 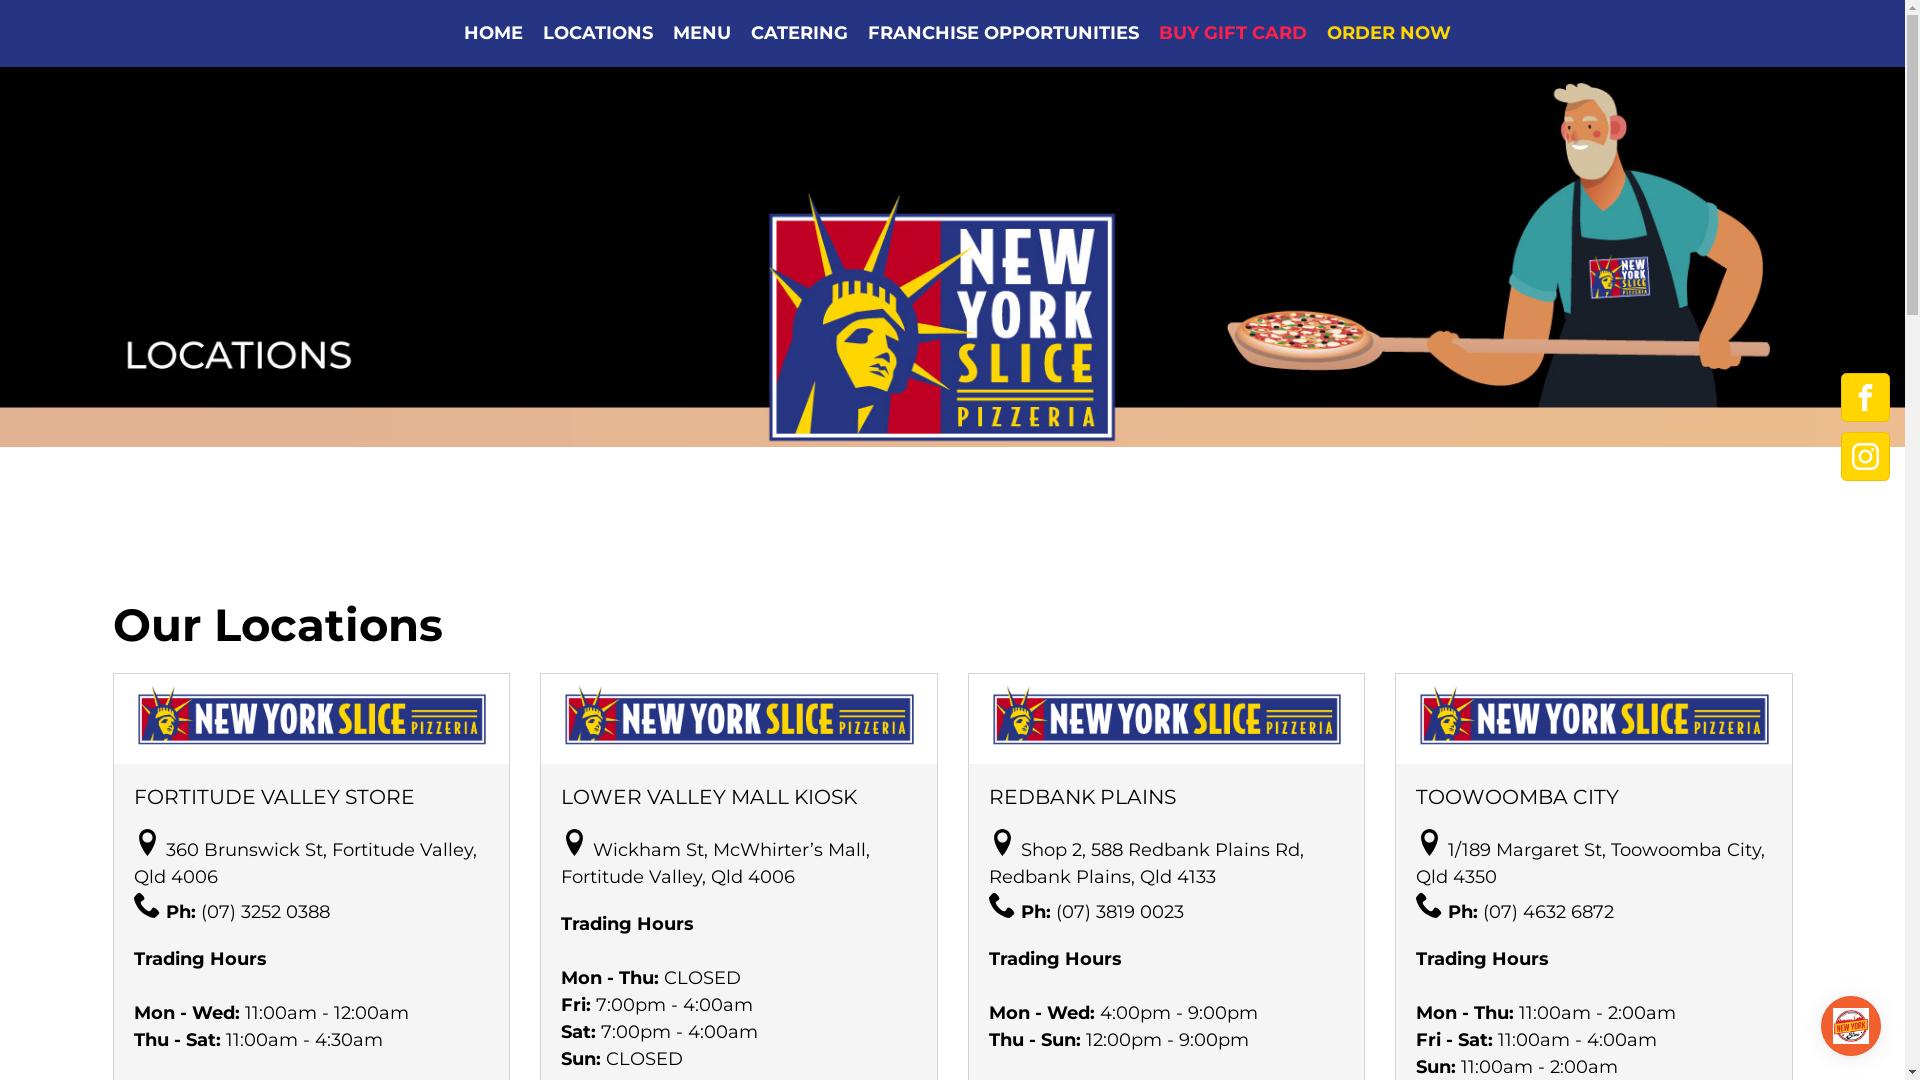 I want to click on '(07) 3252 0388', so click(x=263, y=911).